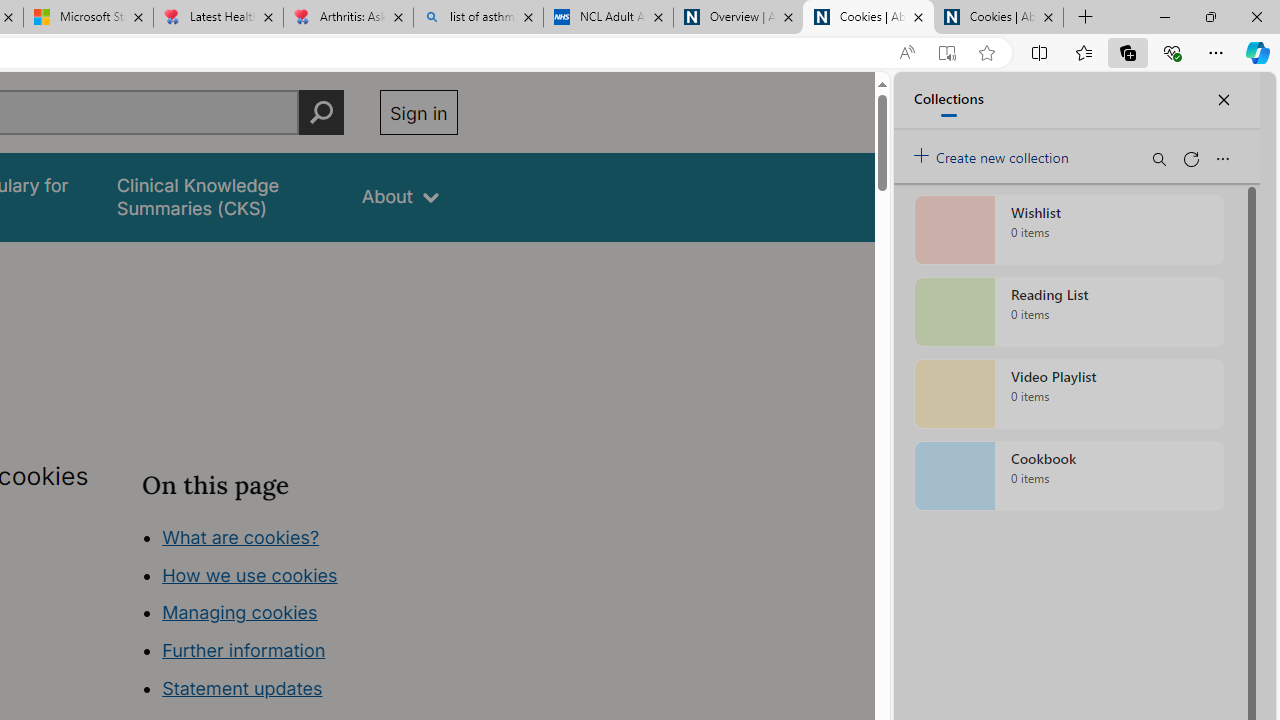 The height and width of the screenshot is (720, 1280). What do you see at coordinates (400, 197) in the screenshot?
I see `'About'` at bounding box center [400, 197].